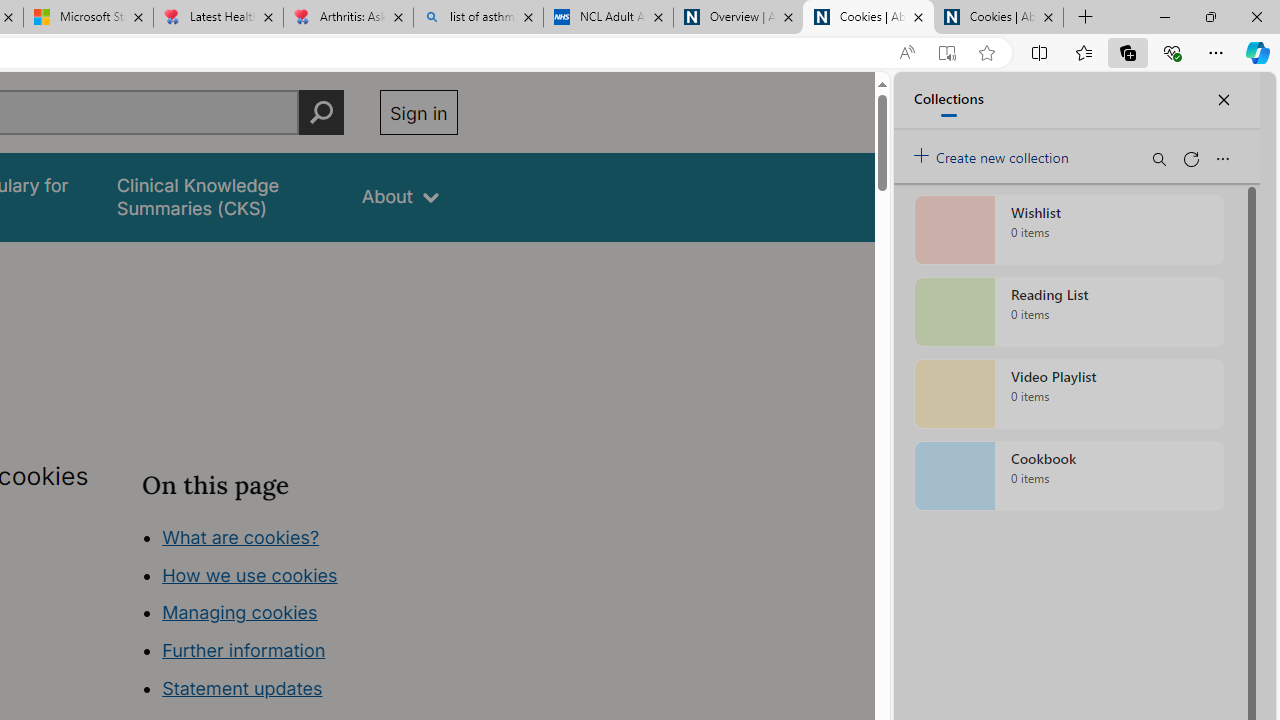 The height and width of the screenshot is (720, 1280). What do you see at coordinates (400, 197) in the screenshot?
I see `'About'` at bounding box center [400, 197].